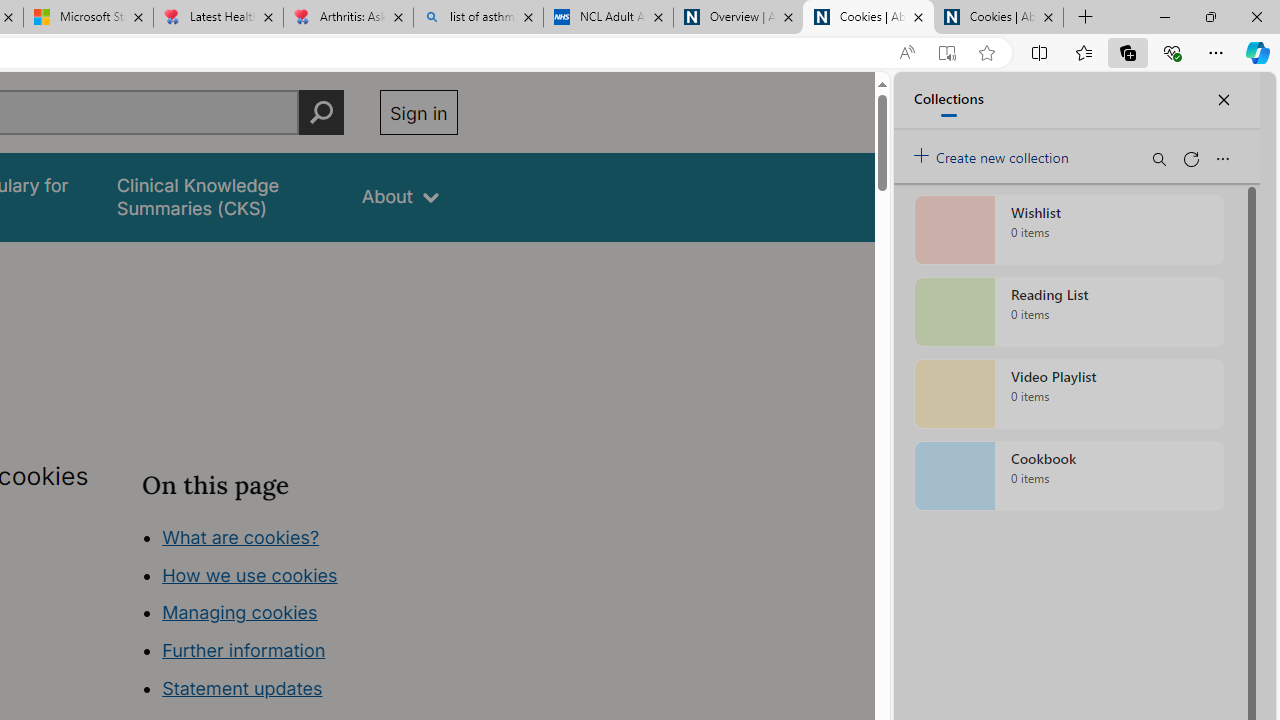 The height and width of the screenshot is (720, 1280). What do you see at coordinates (400, 197) in the screenshot?
I see `'About'` at bounding box center [400, 197].